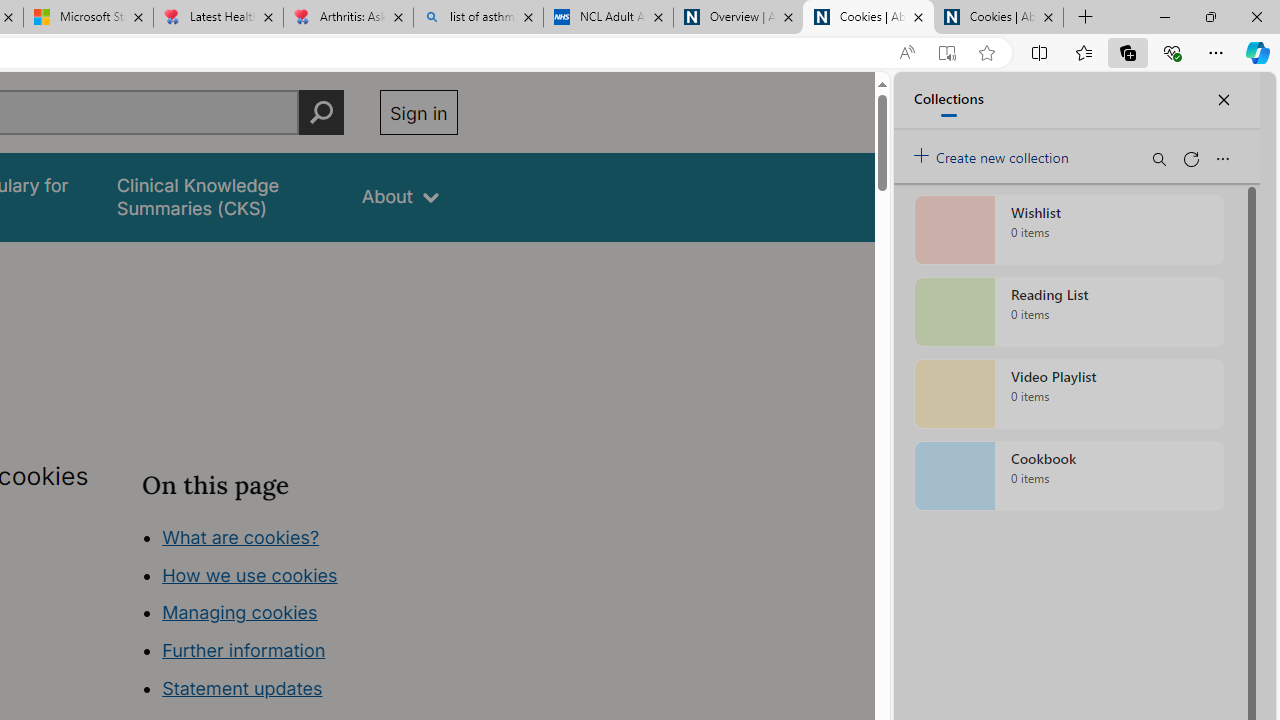 The height and width of the screenshot is (720, 1280). What do you see at coordinates (400, 197) in the screenshot?
I see `'About'` at bounding box center [400, 197].